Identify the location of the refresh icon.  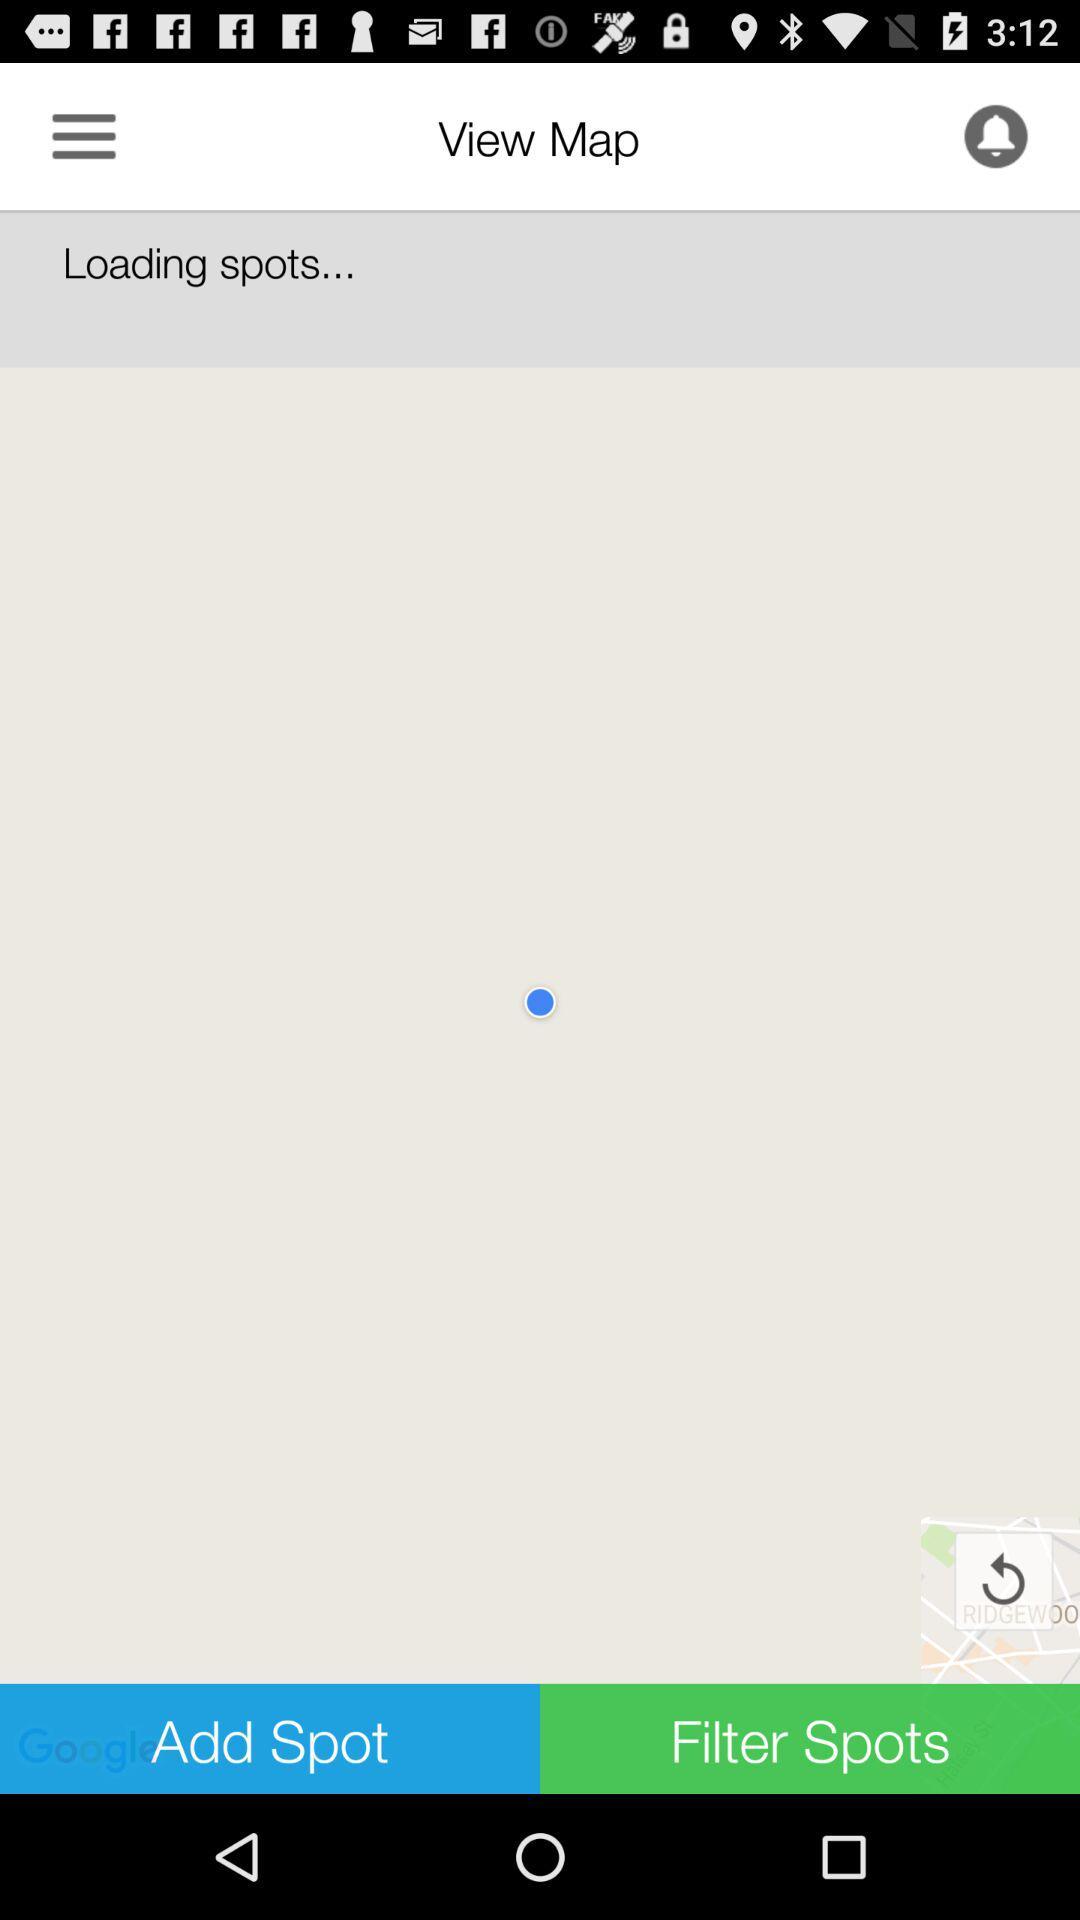
(1003, 1691).